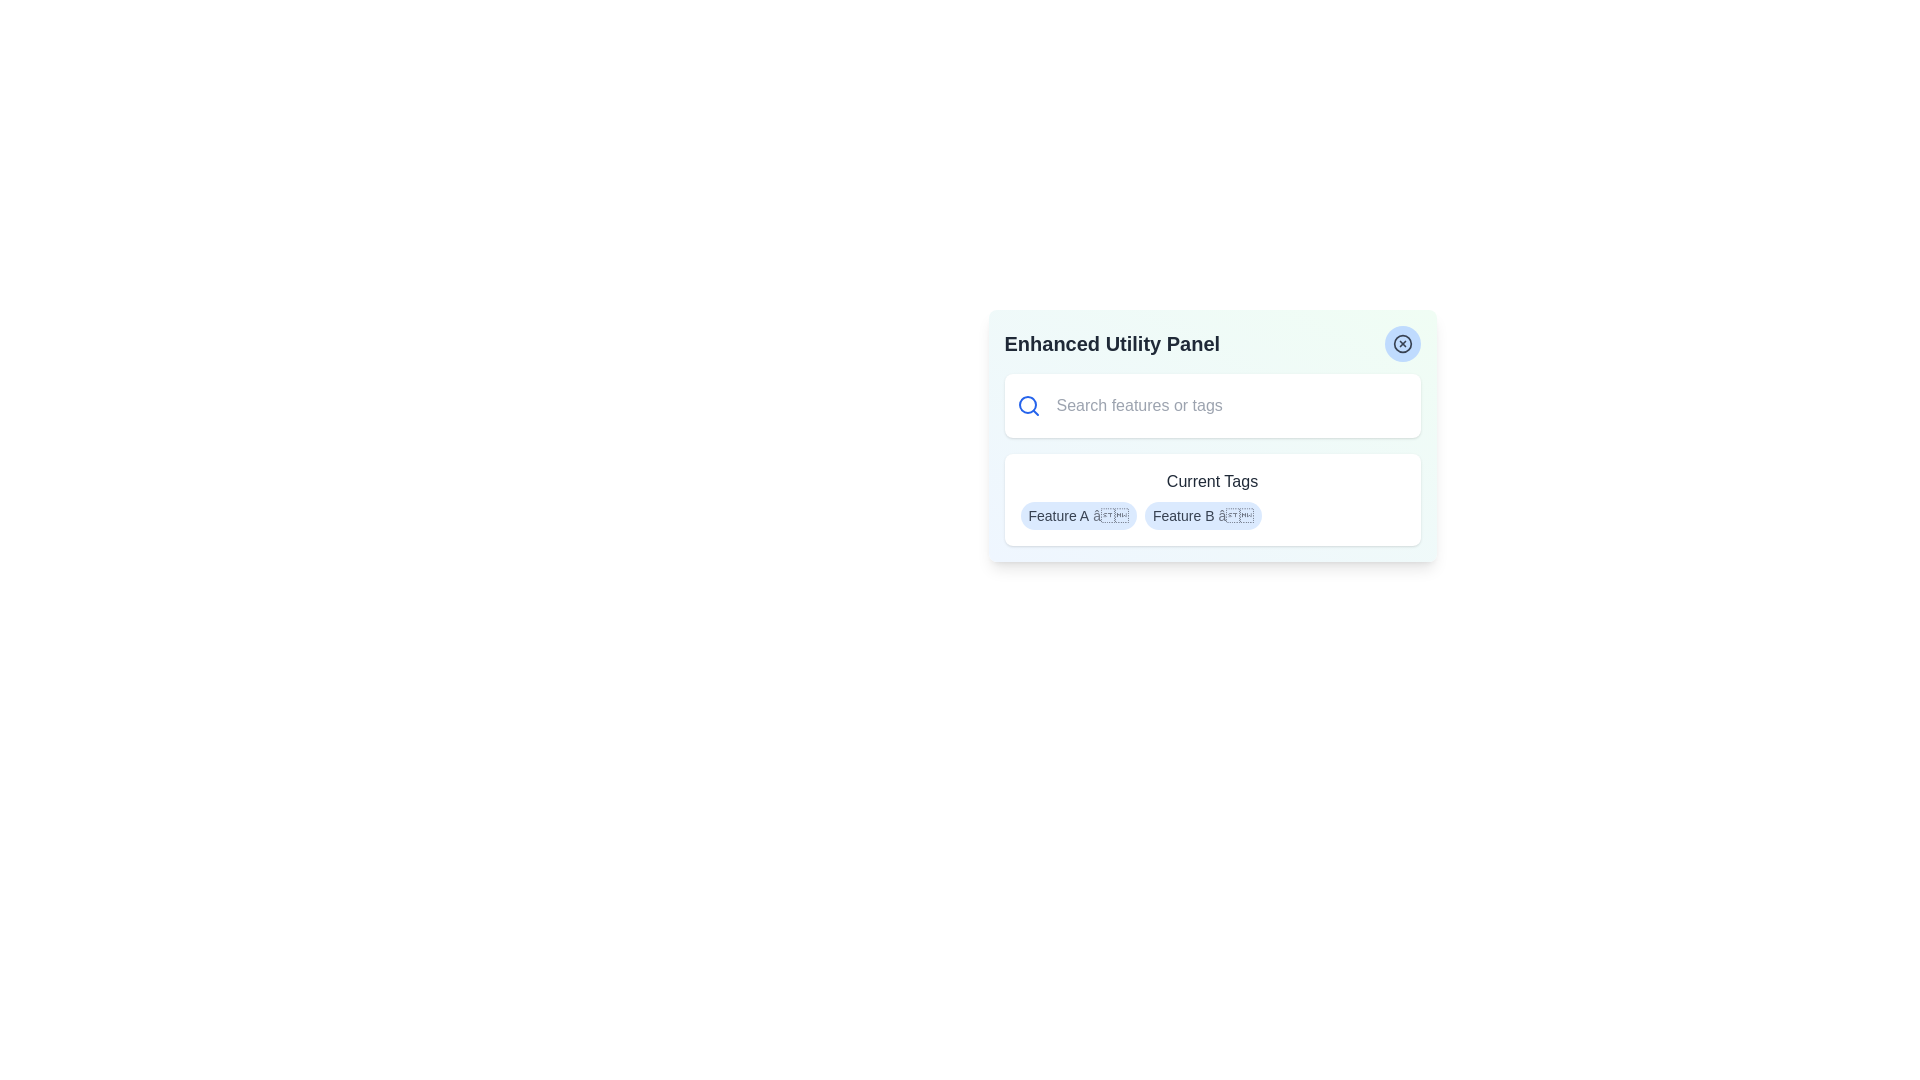 Image resolution: width=1920 pixels, height=1080 pixels. What do you see at coordinates (1202, 515) in the screenshot?
I see `the interactive cross icon on the Tag-like button labeled 'Feature B✓'` at bounding box center [1202, 515].